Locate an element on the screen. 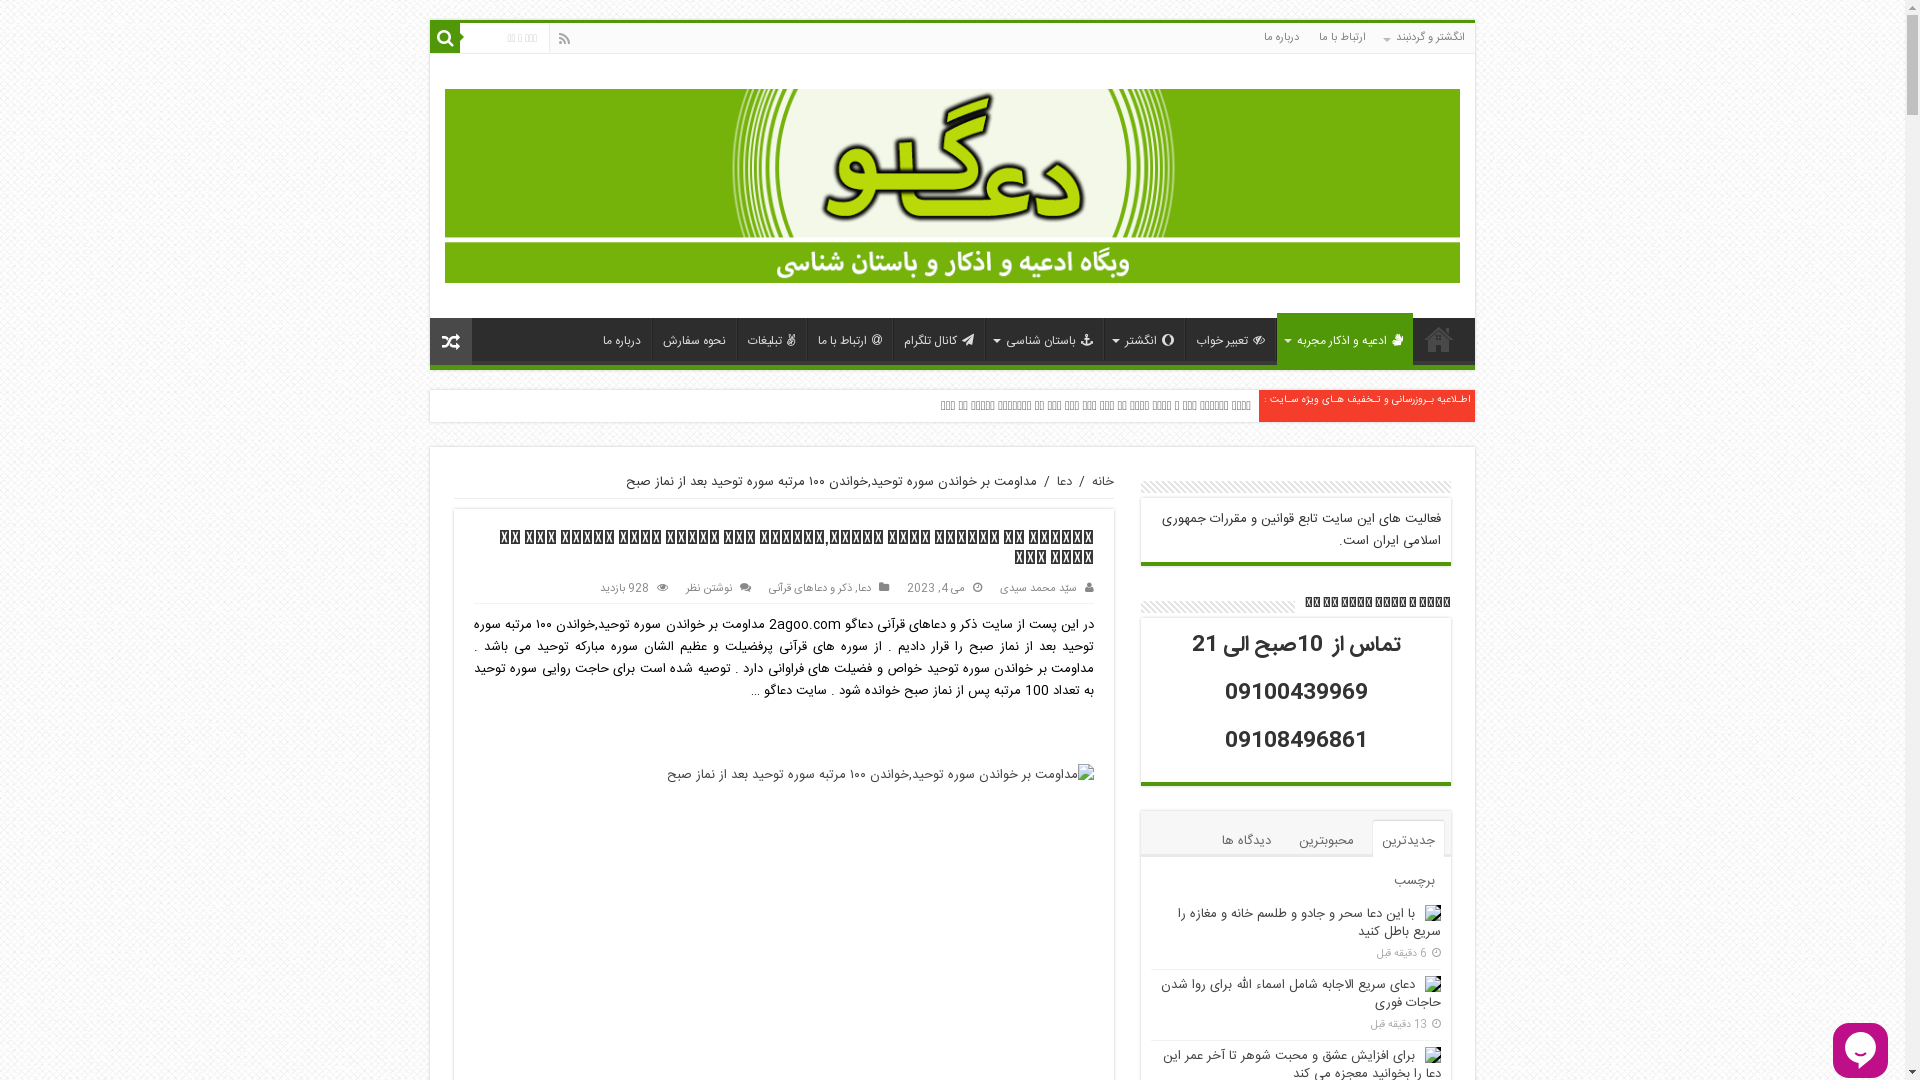  'Rss' is located at coordinates (563, 39).